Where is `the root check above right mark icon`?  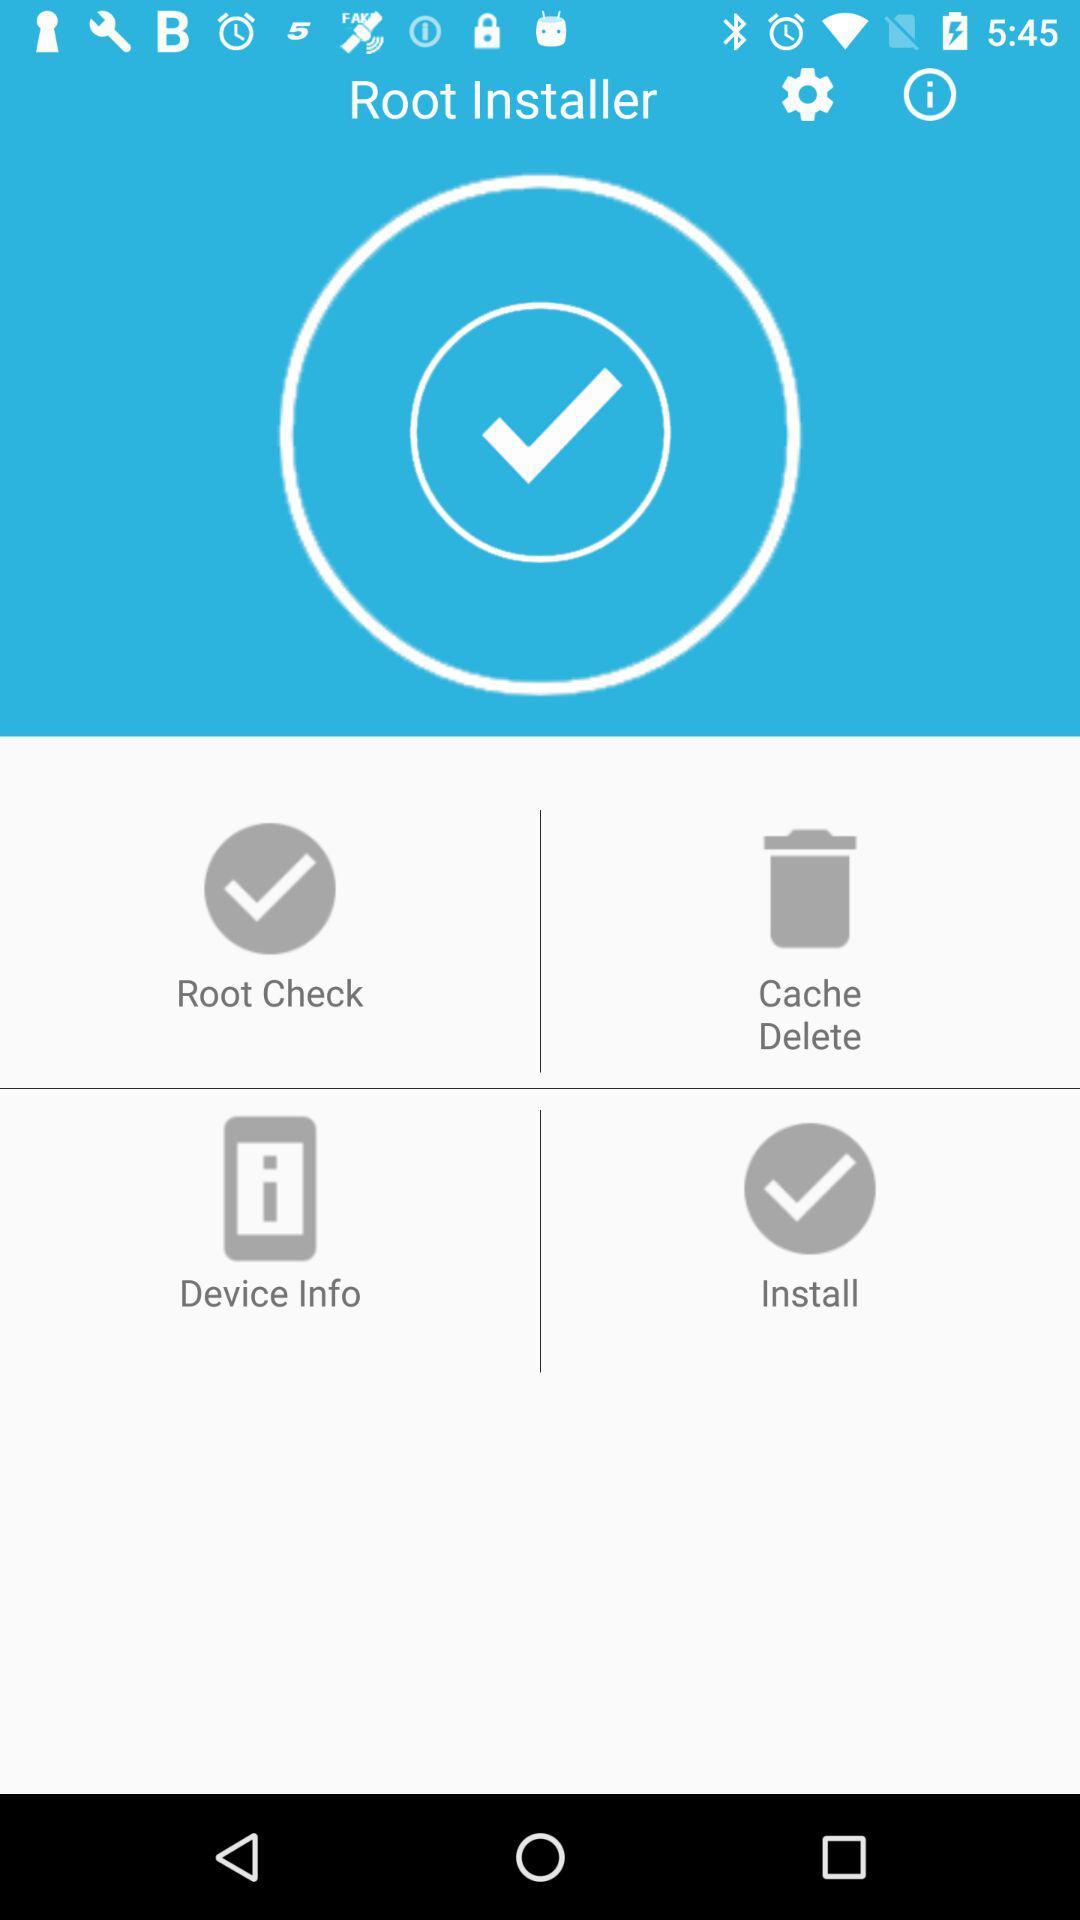
the root check above right mark icon is located at coordinates (270, 887).